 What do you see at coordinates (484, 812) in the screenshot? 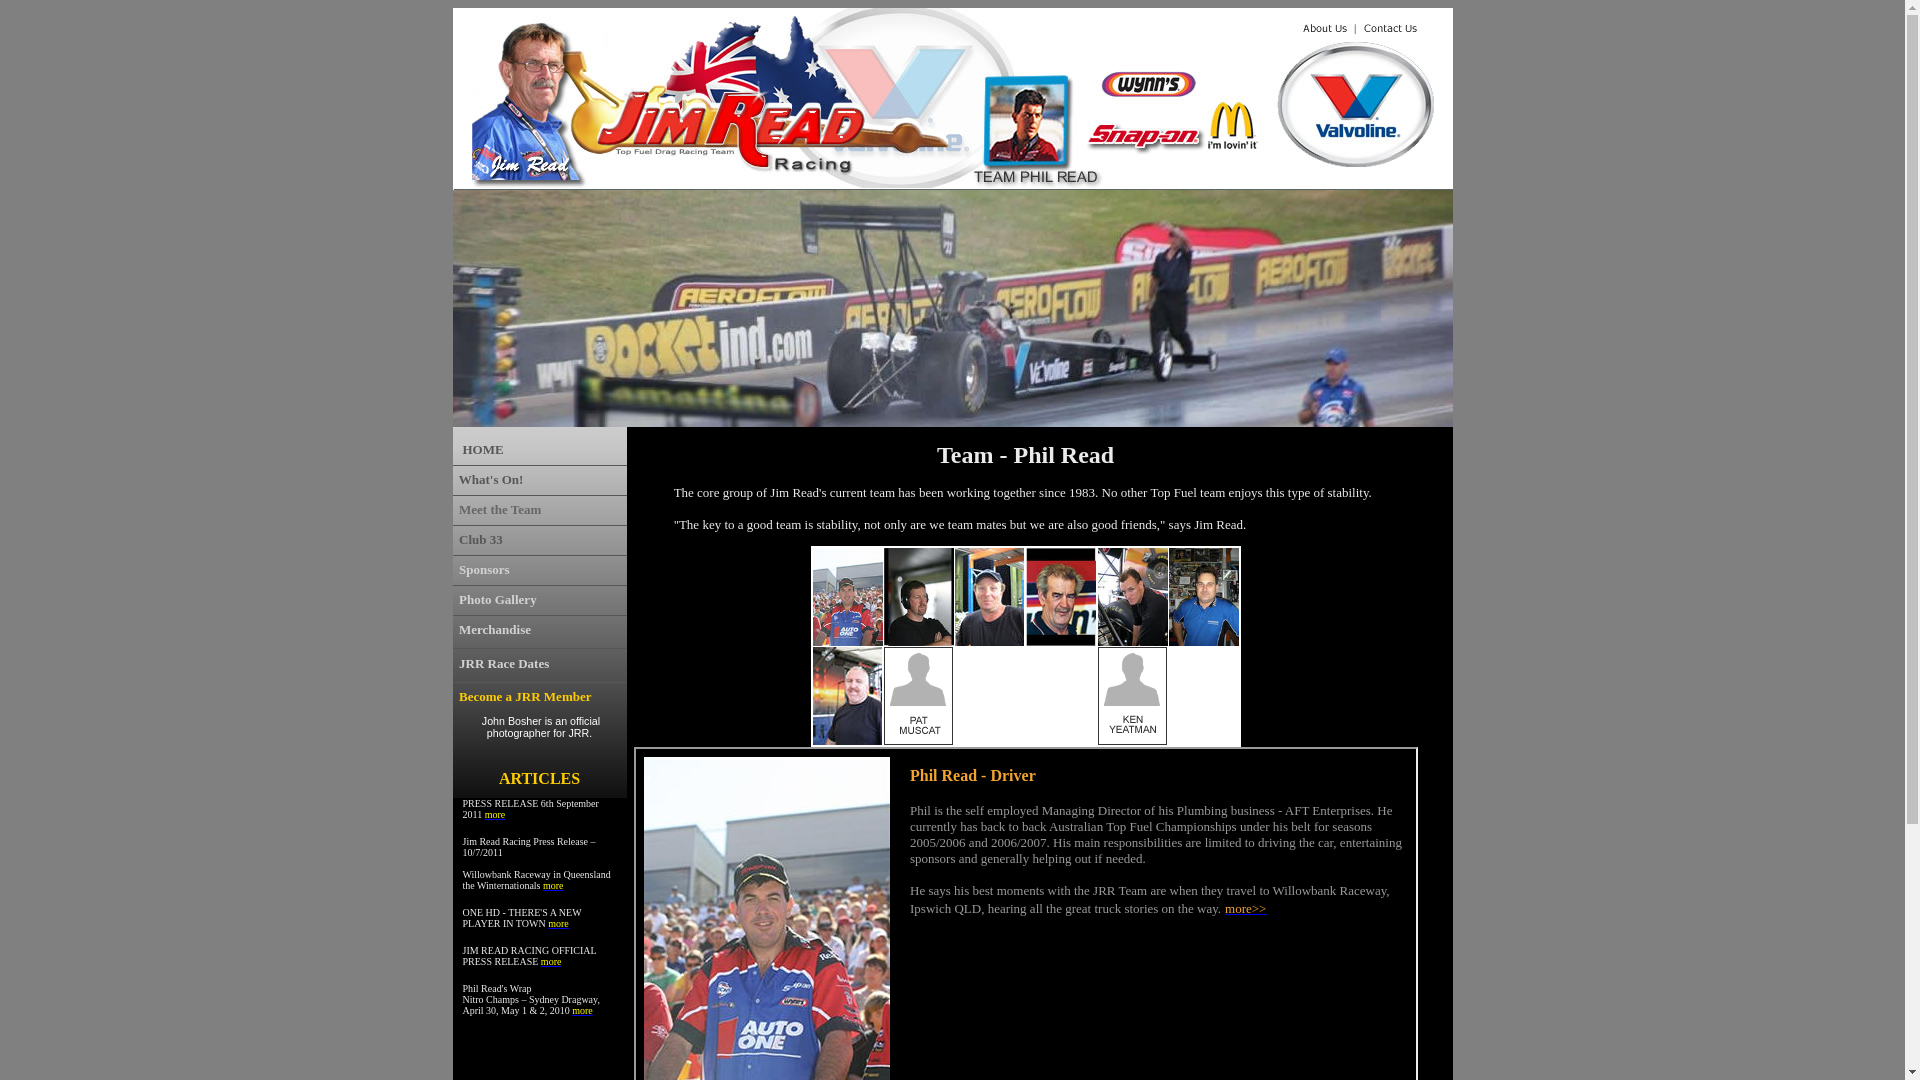
I see `'m'` at bounding box center [484, 812].